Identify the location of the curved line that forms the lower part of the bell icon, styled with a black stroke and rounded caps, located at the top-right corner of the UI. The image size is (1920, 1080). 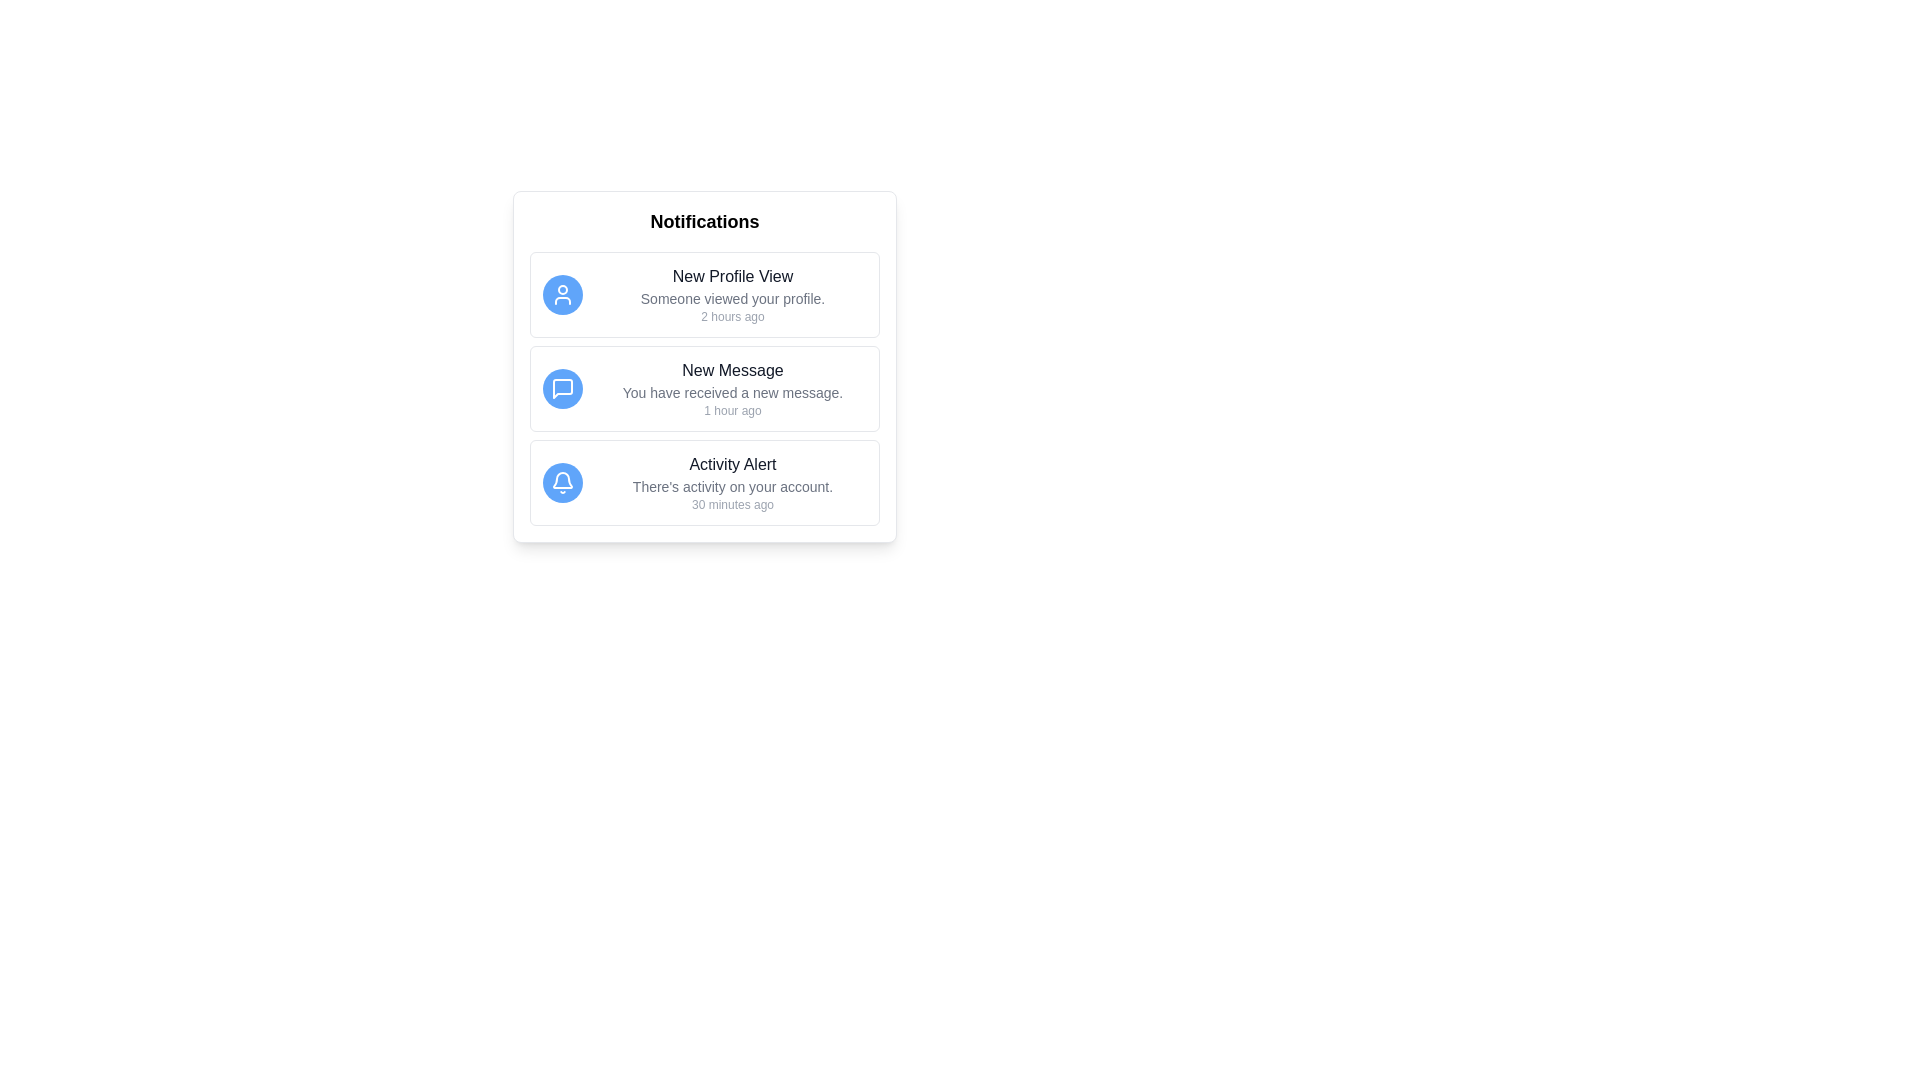
(561, 480).